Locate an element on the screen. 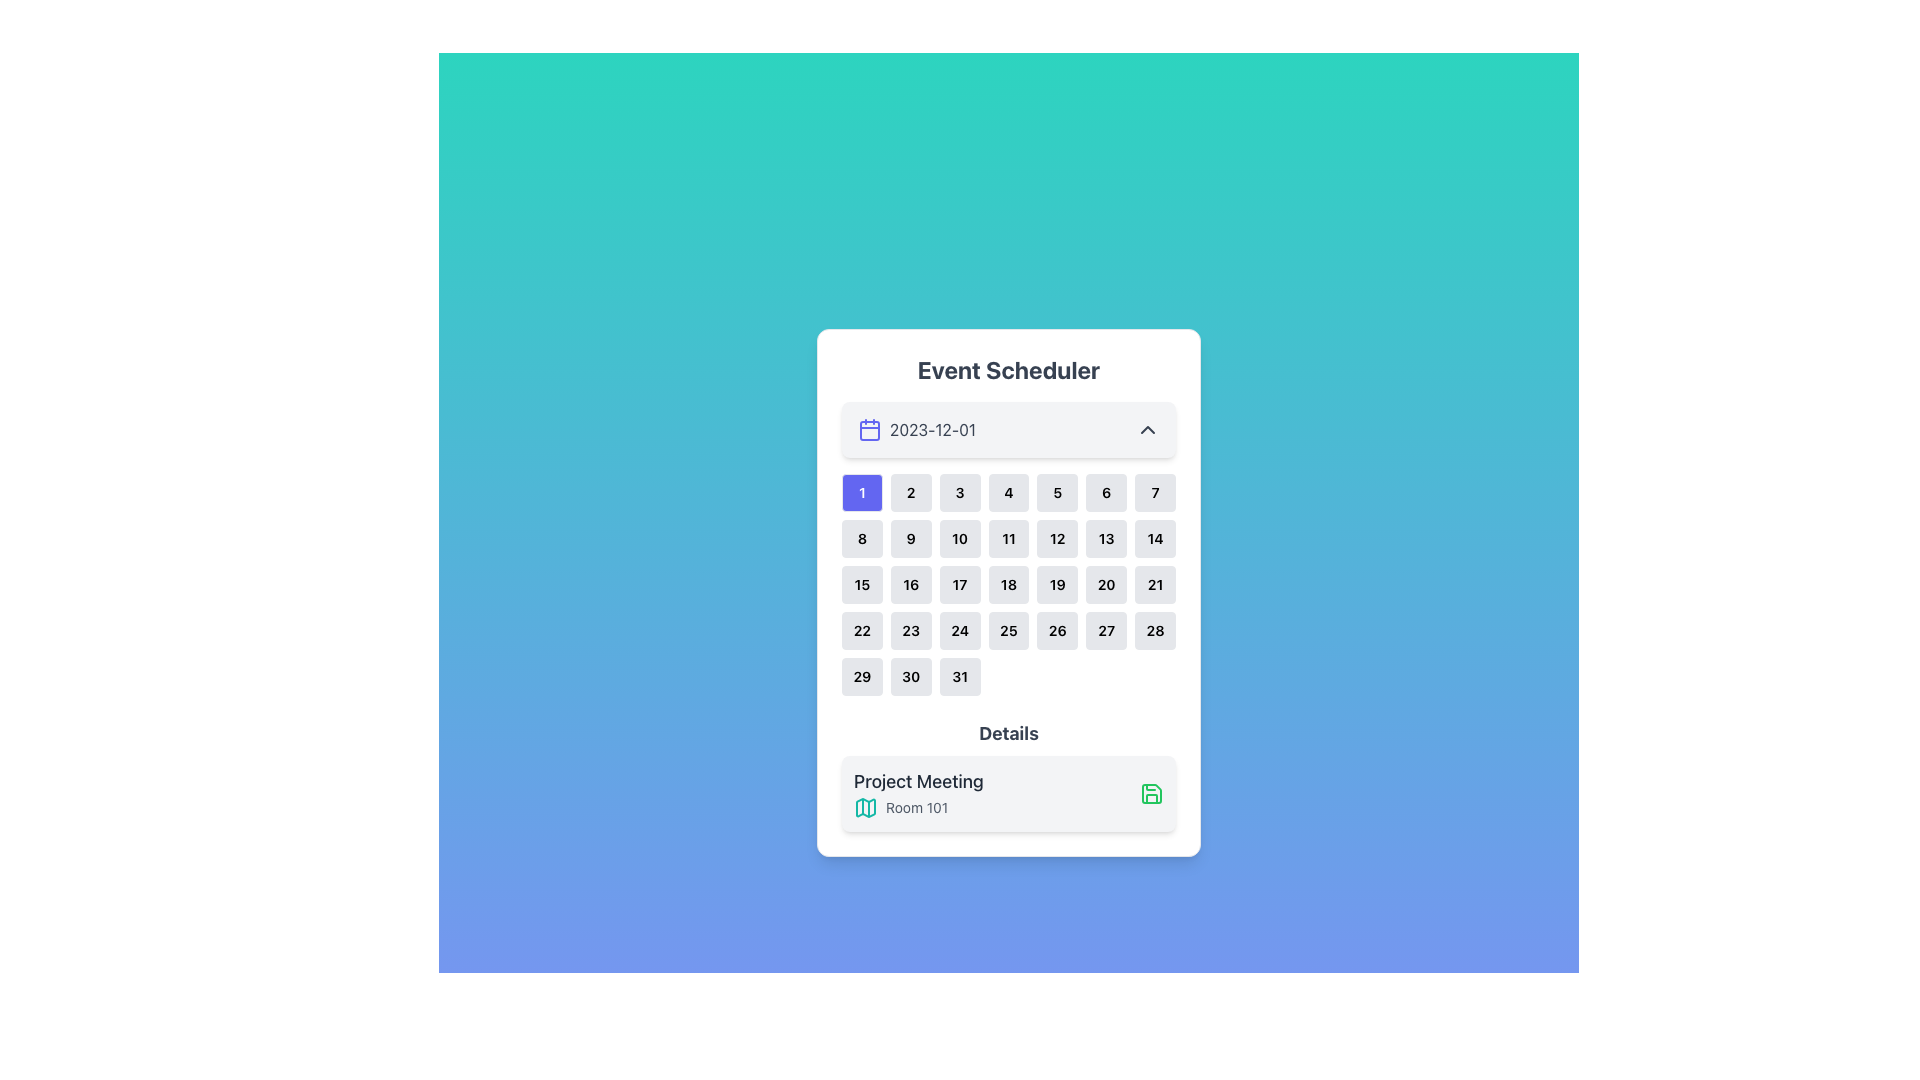 This screenshot has width=1920, height=1080. the button representing the date '2' in the calendar interface is located at coordinates (910, 493).